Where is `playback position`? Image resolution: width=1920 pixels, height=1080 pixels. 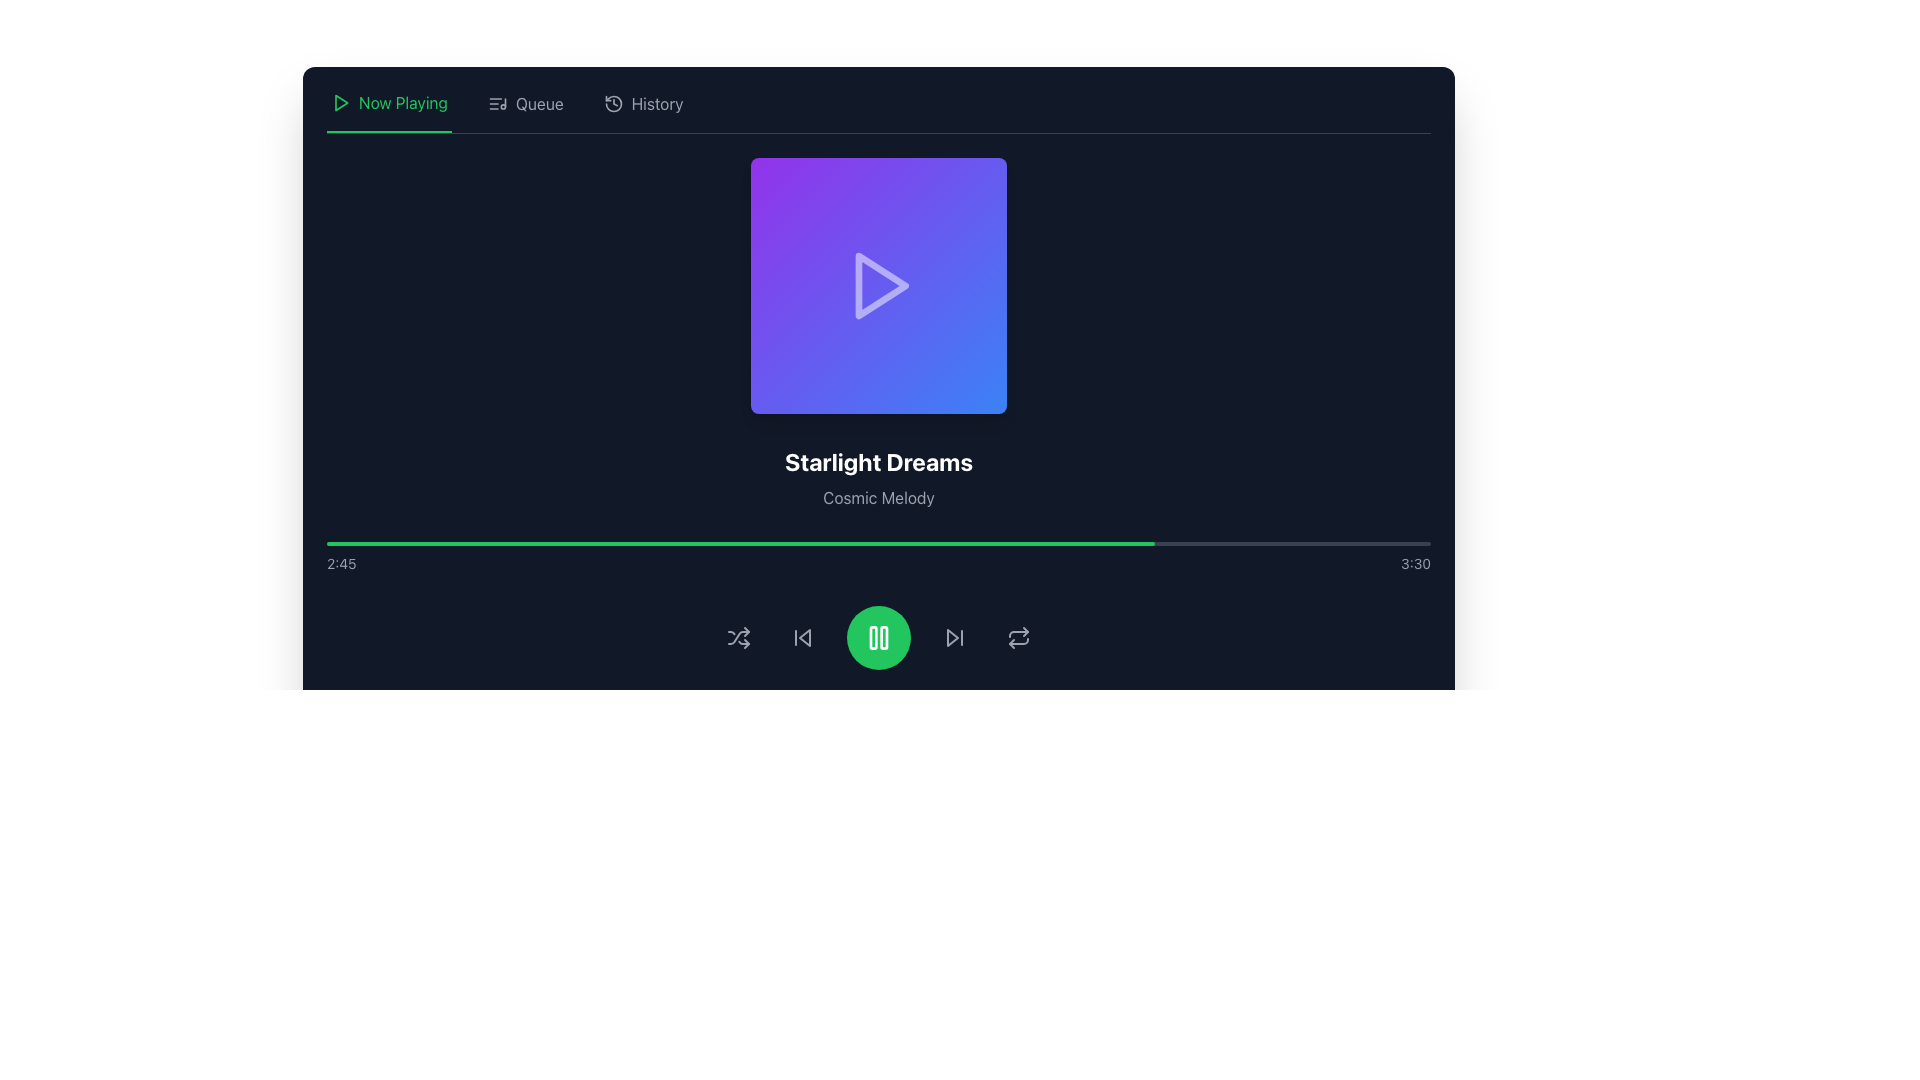
playback position is located at coordinates (939, 543).